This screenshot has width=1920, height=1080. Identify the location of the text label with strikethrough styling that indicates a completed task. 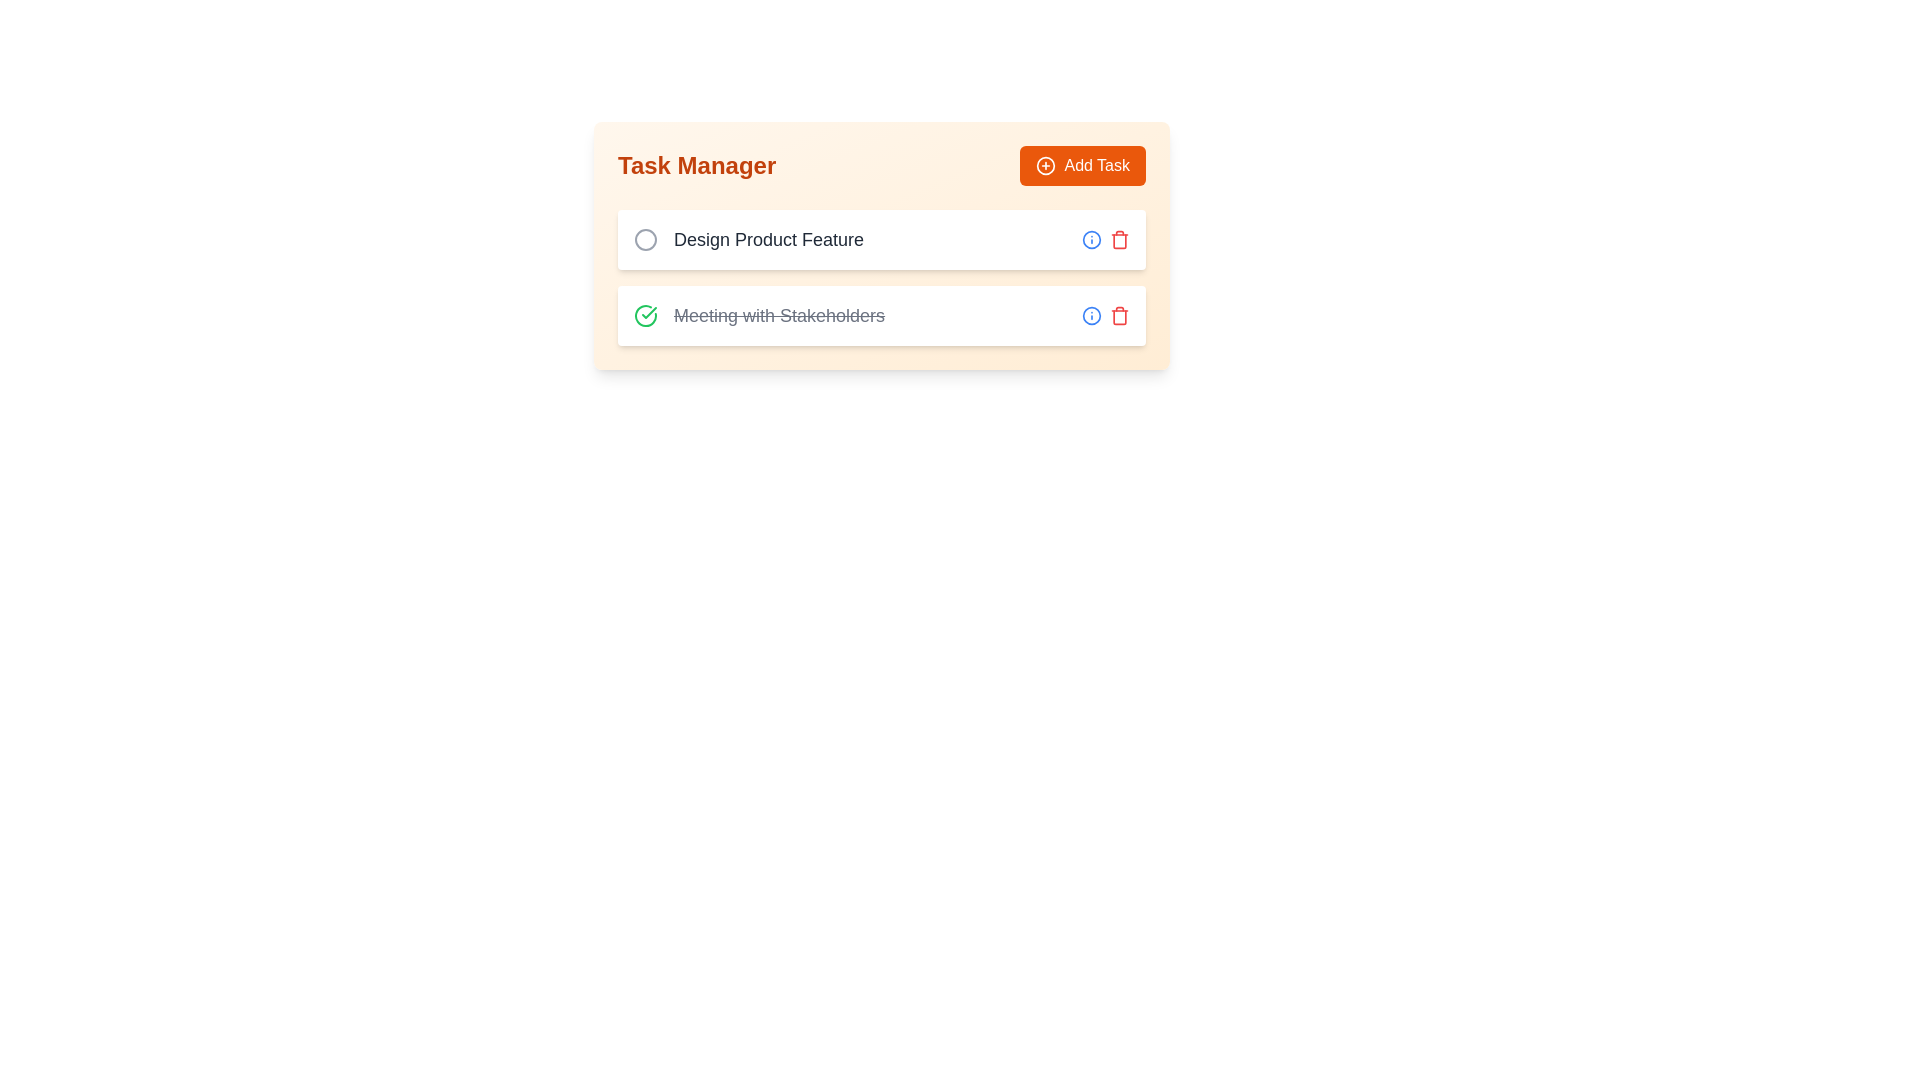
(758, 315).